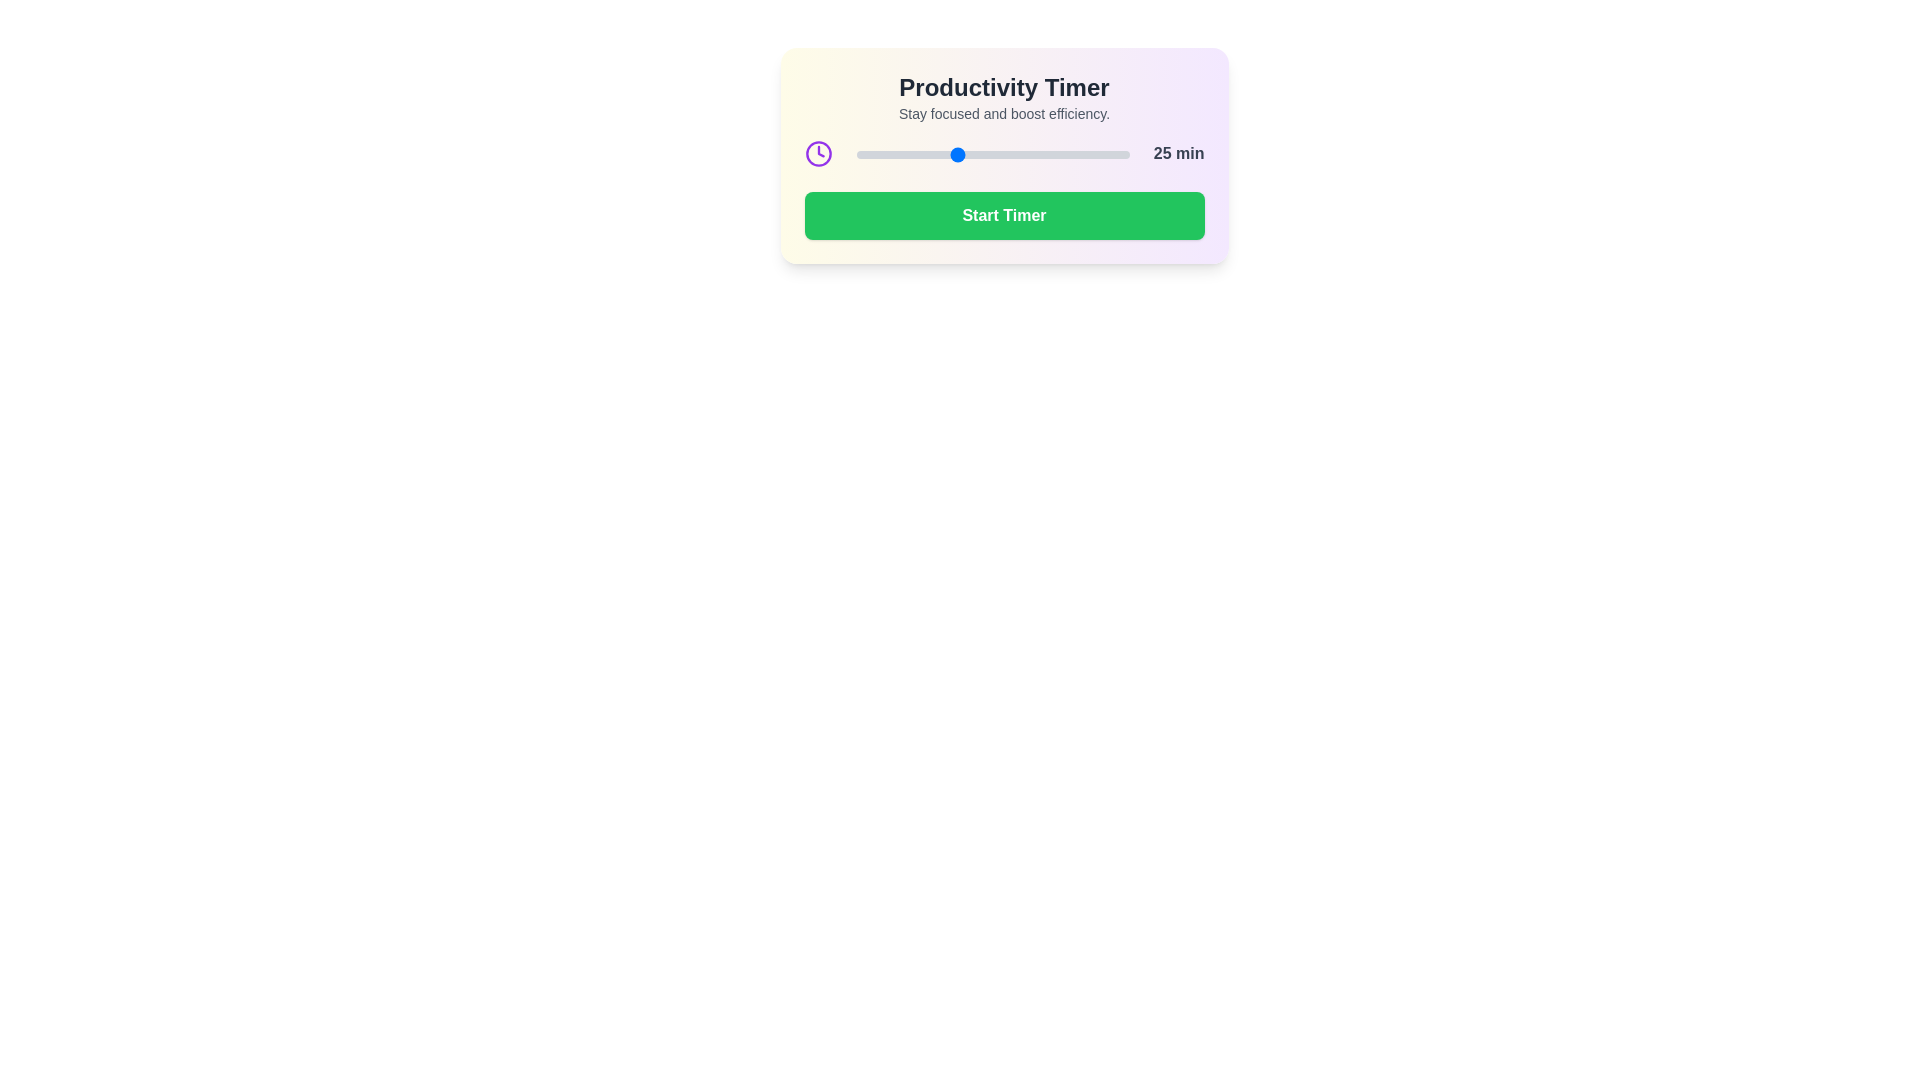 Image resolution: width=1920 pixels, height=1080 pixels. What do you see at coordinates (866, 153) in the screenshot?
I see `the timer slider to 7 minutes` at bounding box center [866, 153].